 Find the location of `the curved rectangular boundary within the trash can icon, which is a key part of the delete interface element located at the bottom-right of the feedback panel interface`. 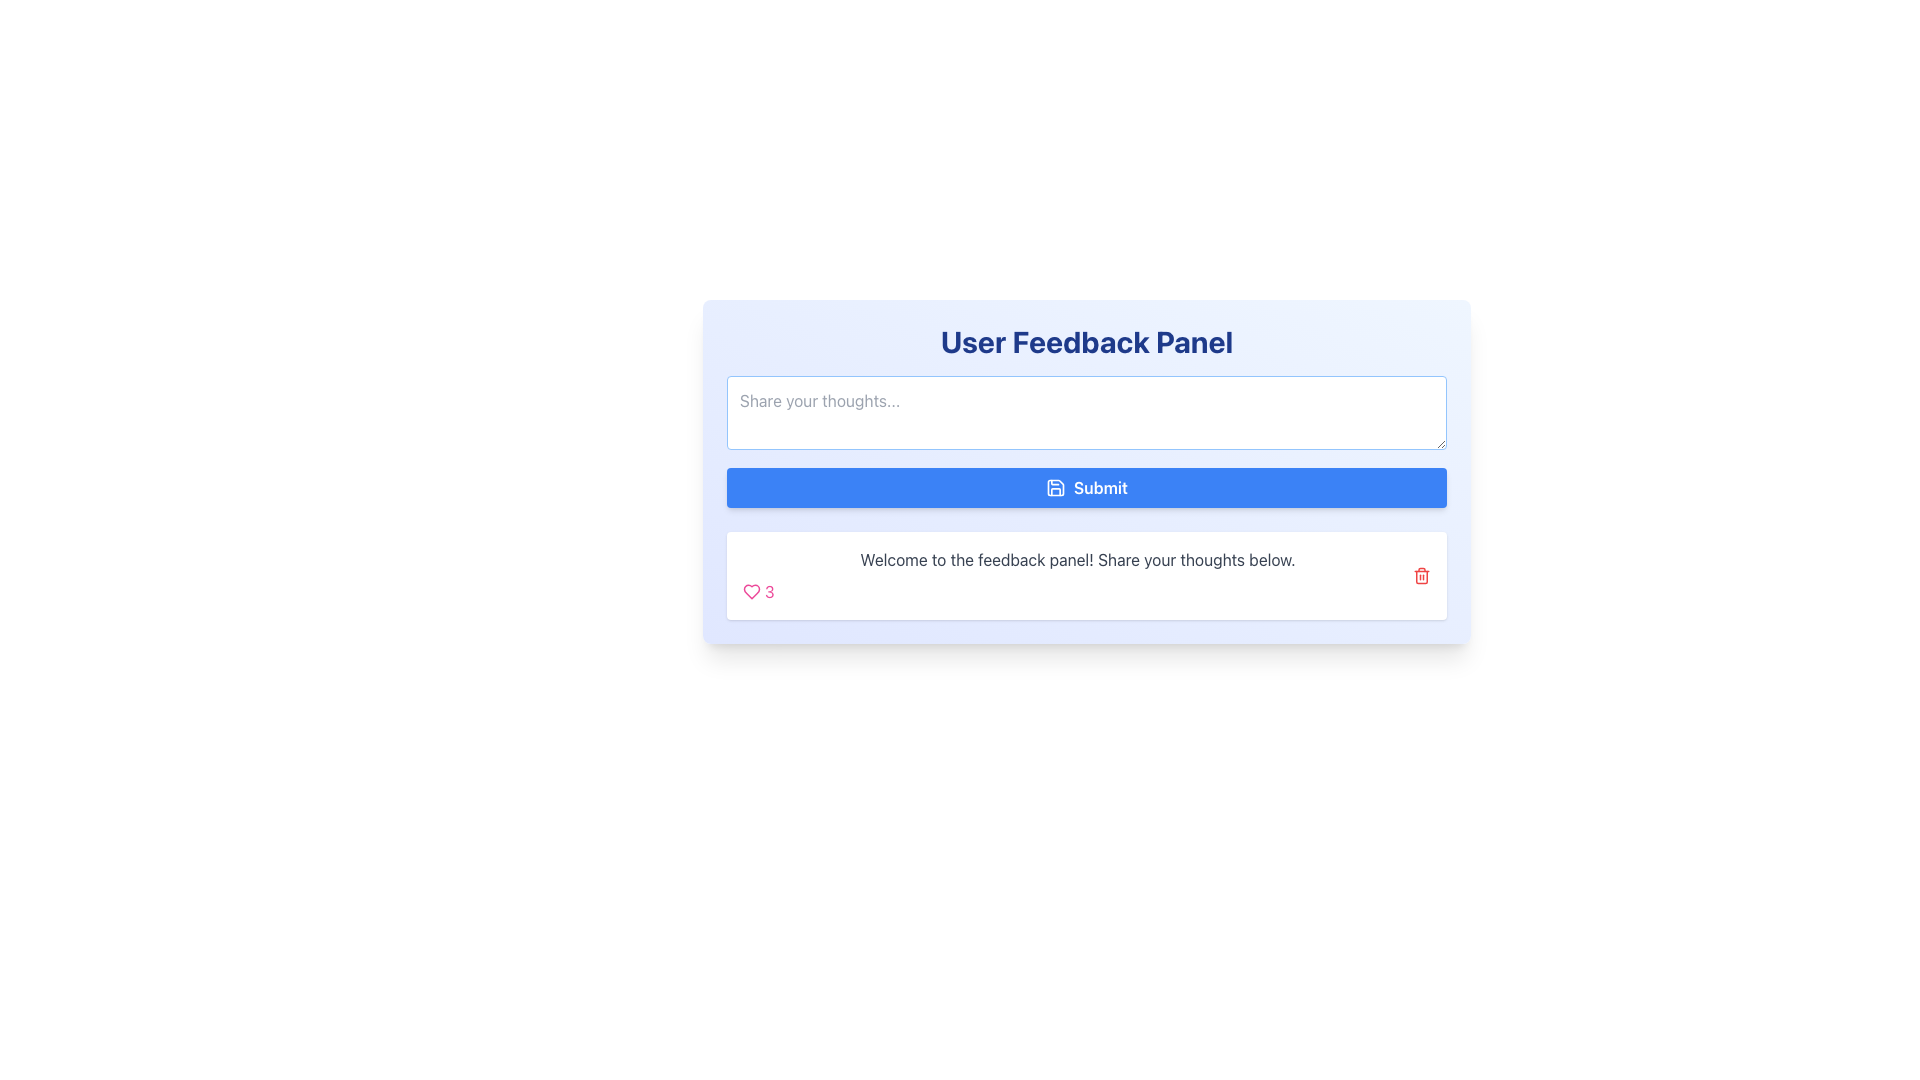

the curved rectangular boundary within the trash can icon, which is a key part of the delete interface element located at the bottom-right of the feedback panel interface is located at coordinates (1420, 577).